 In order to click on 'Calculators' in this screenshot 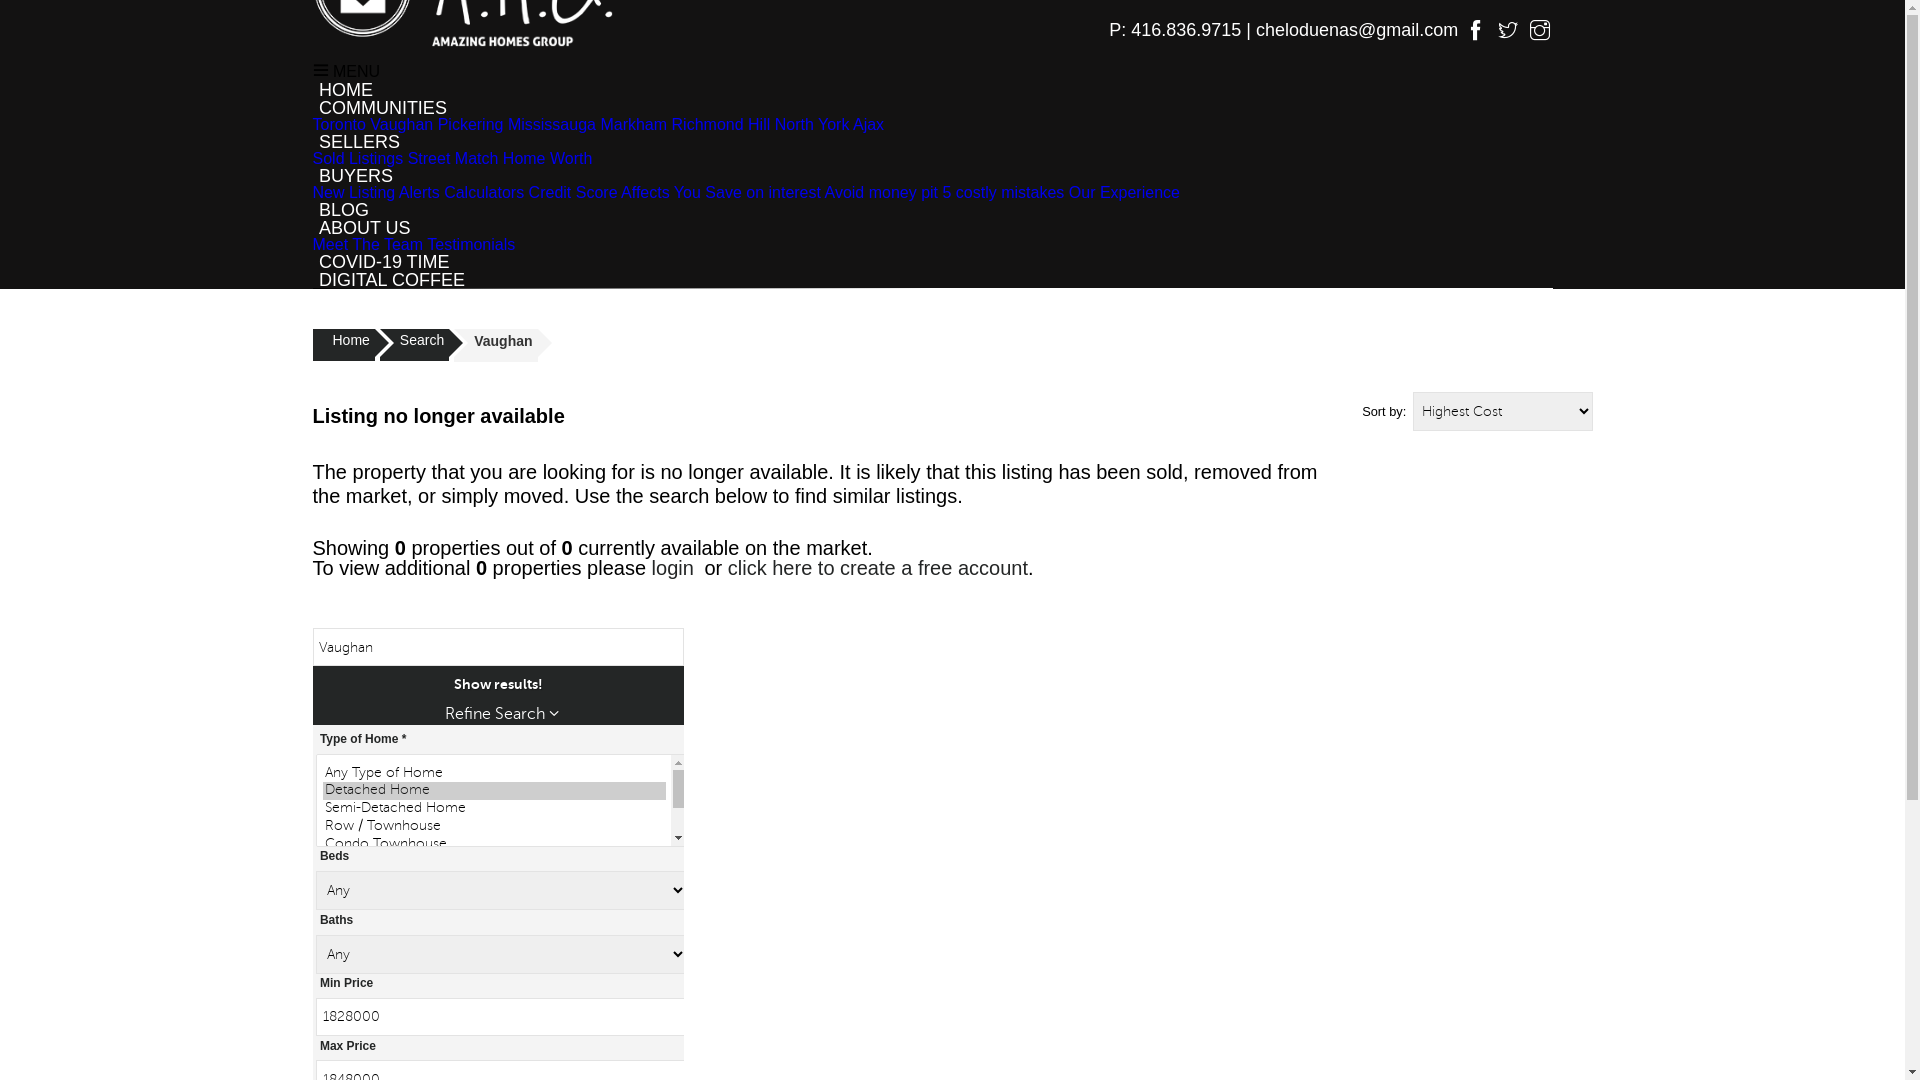, I will do `click(484, 192)`.